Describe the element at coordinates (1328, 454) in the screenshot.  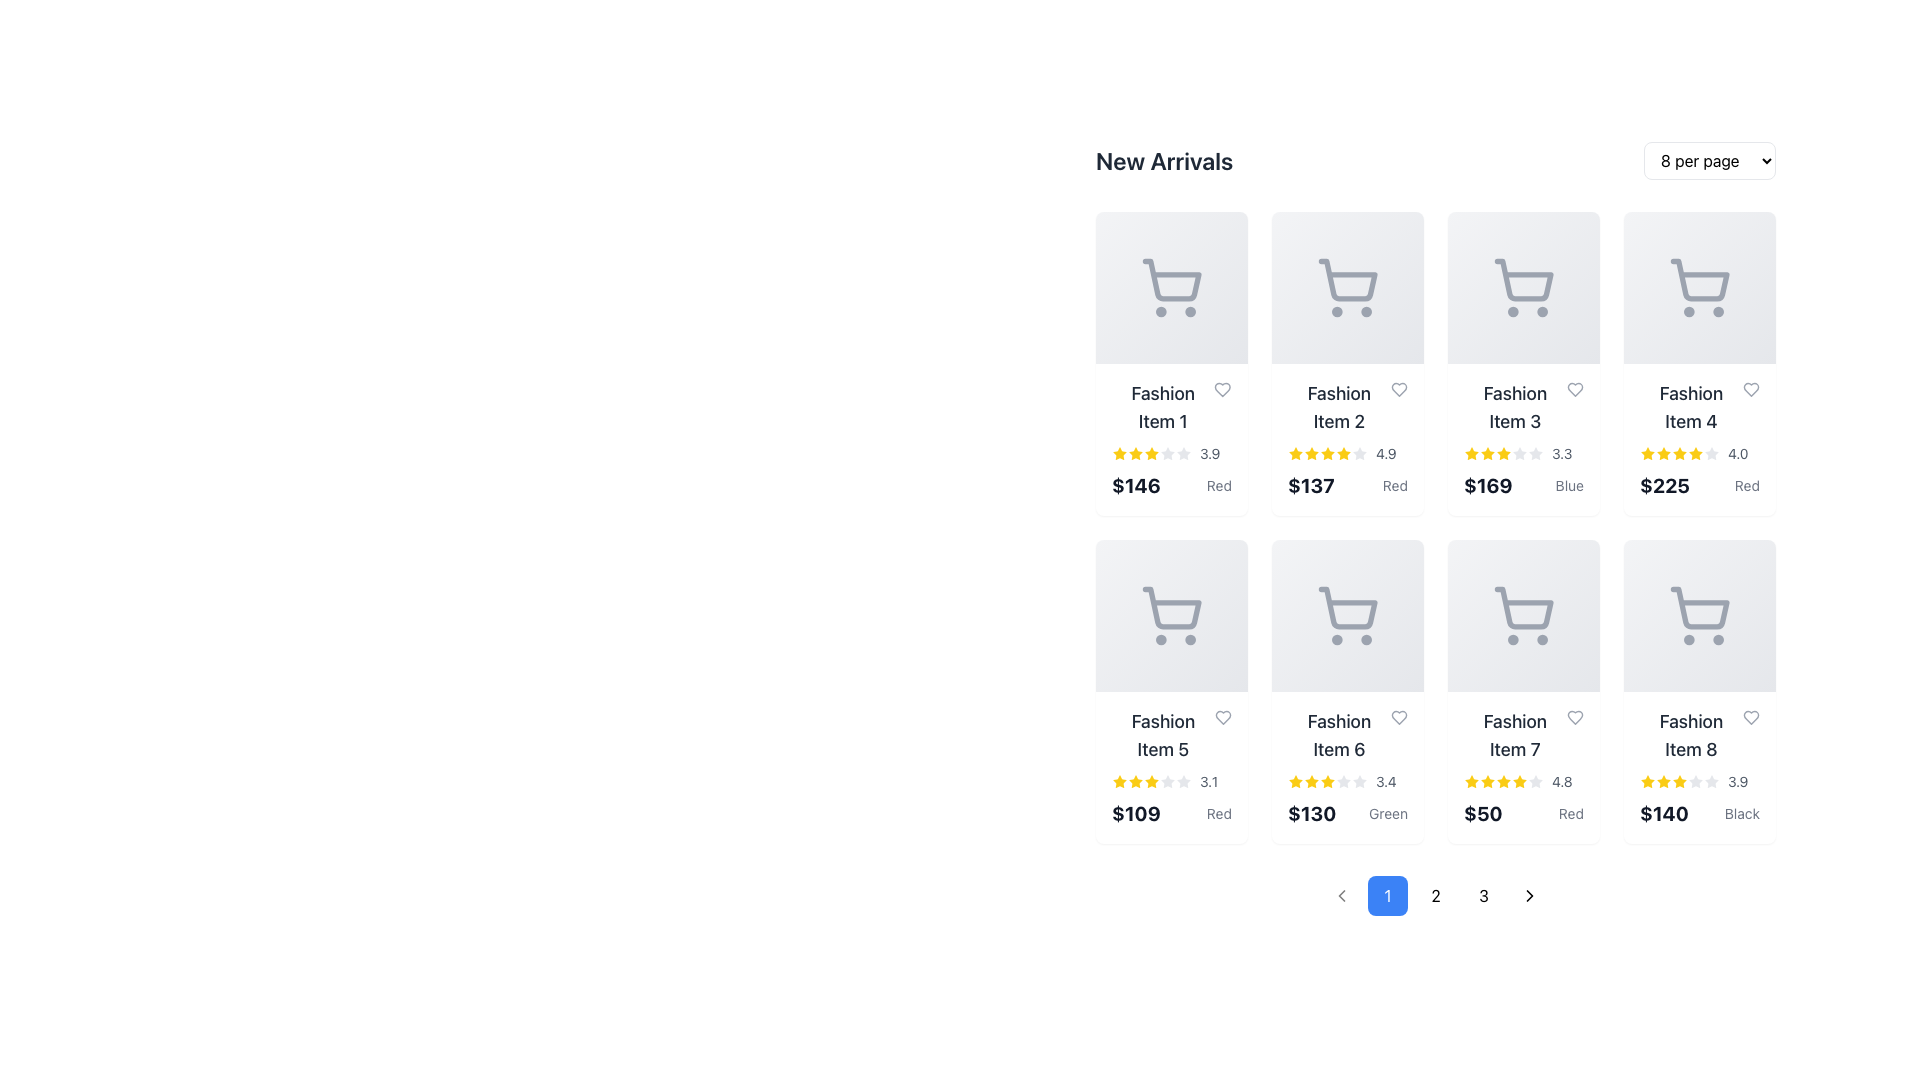
I see `the fourth star icon in the rating display for 'Fashion Item 2', which is styled with a yellow fill and indicates a high rating of 4.9` at that location.